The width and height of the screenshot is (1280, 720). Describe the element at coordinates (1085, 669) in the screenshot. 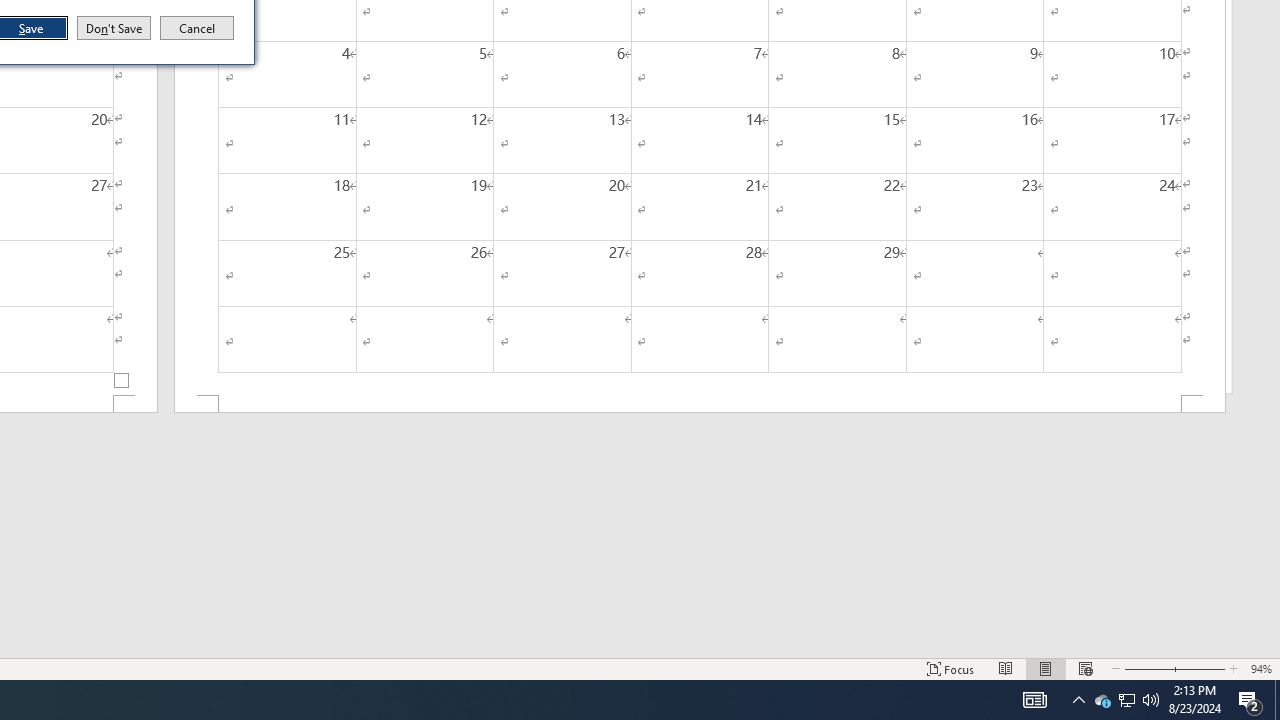

I see `'Web Layout'` at that location.